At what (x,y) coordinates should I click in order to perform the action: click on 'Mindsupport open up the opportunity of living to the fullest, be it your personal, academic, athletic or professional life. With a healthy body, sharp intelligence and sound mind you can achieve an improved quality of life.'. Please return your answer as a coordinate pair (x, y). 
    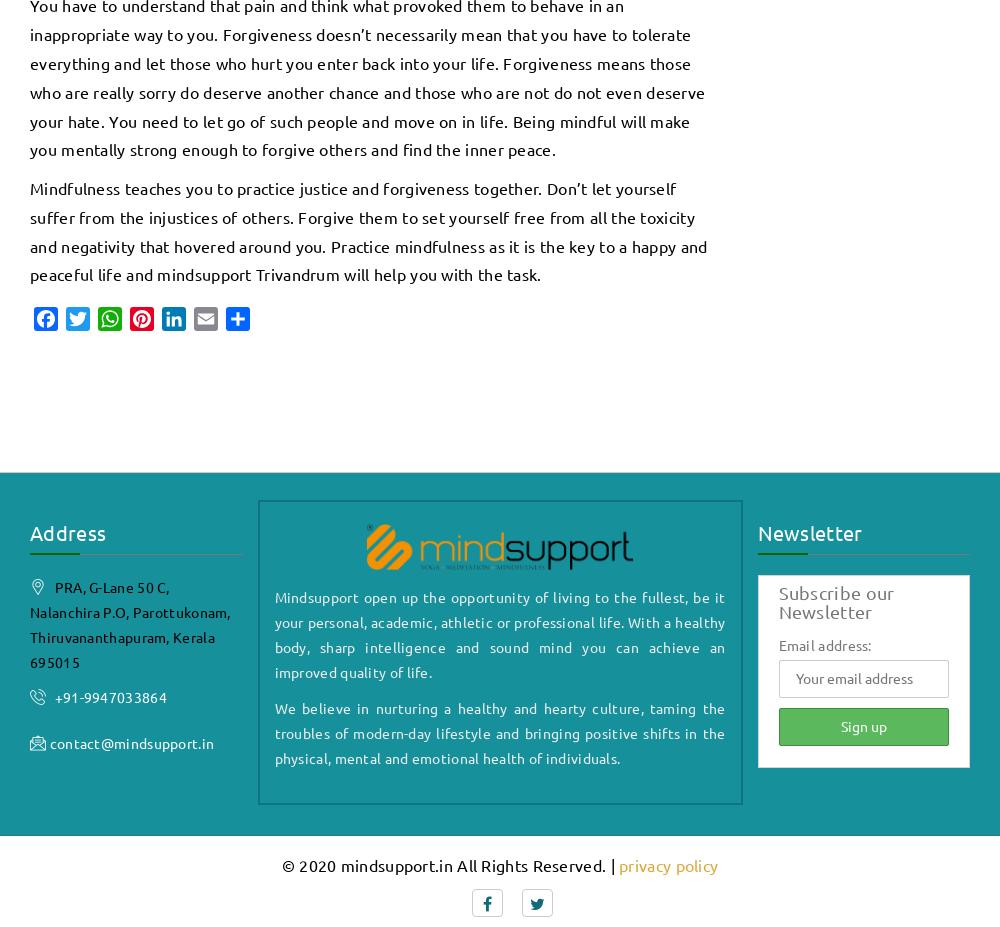
    Looking at the image, I should click on (498, 632).